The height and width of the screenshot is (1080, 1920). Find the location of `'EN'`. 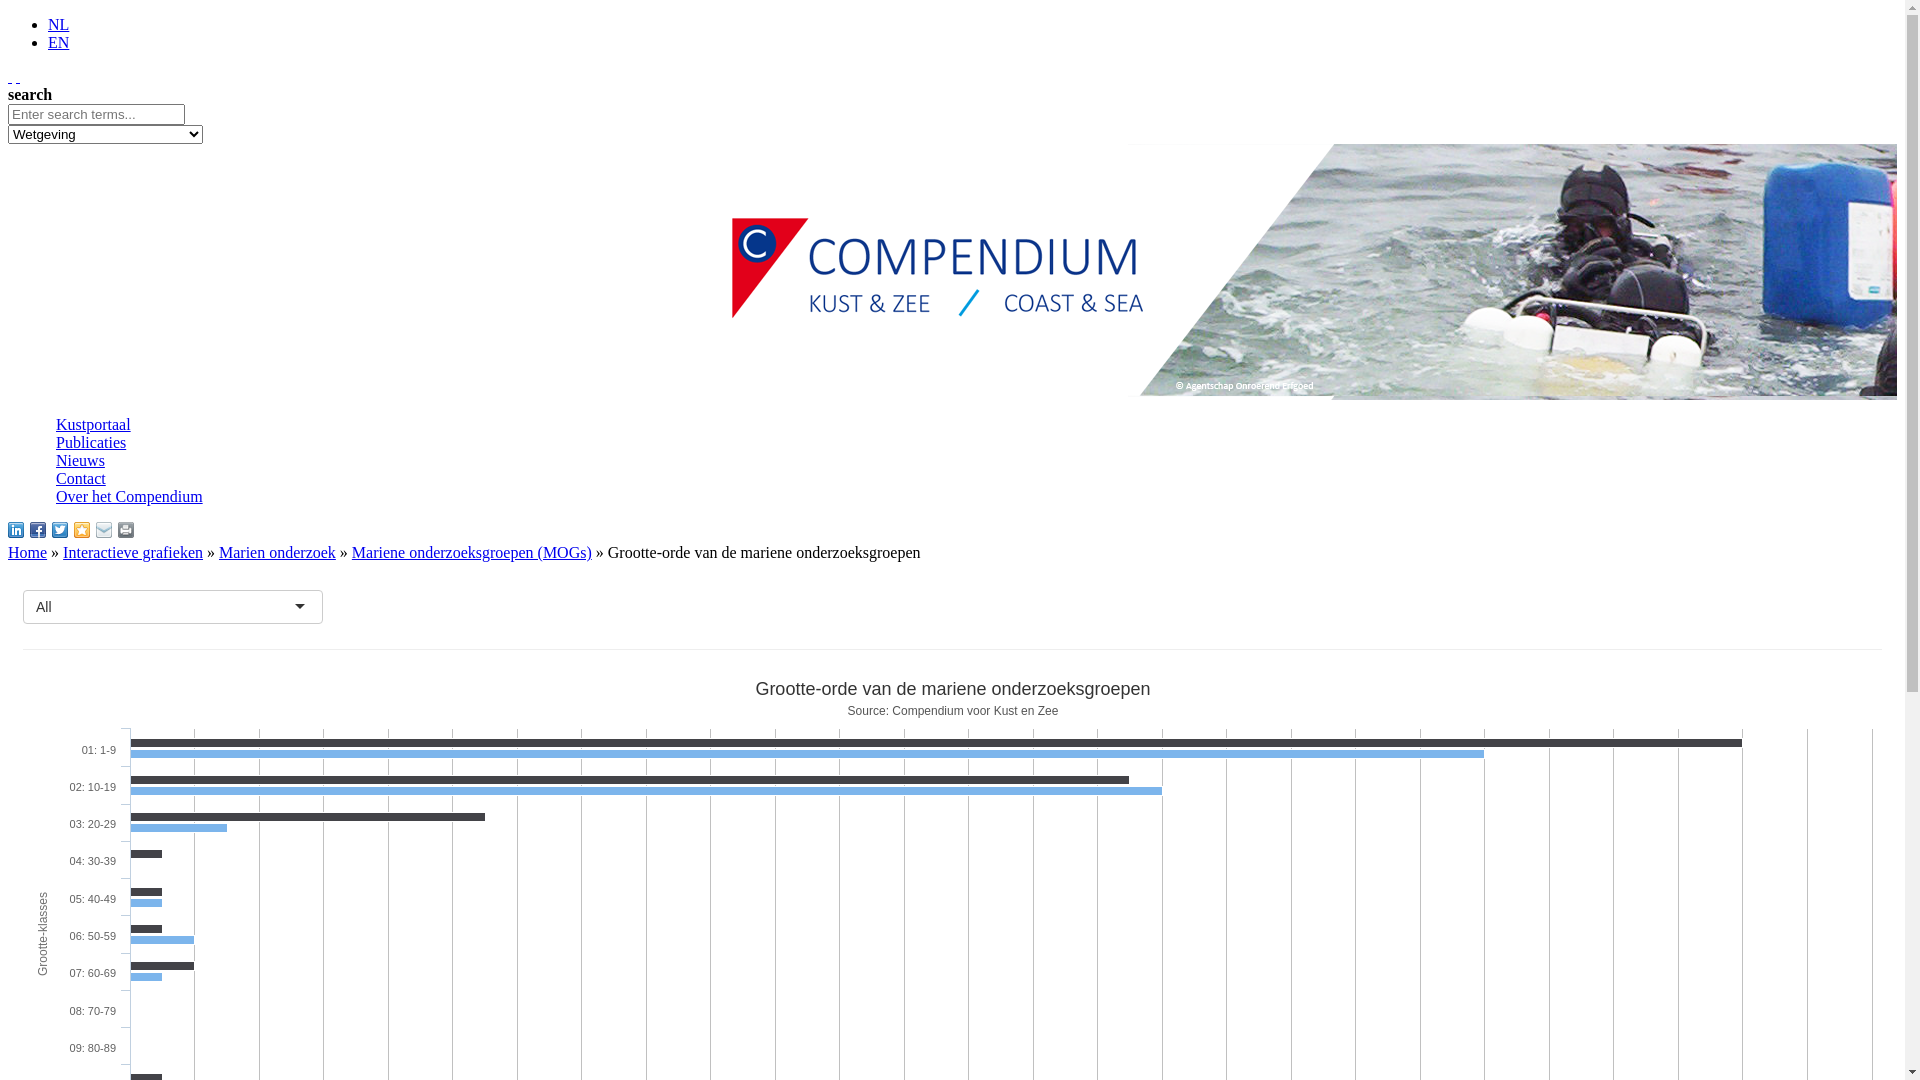

'EN' is located at coordinates (58, 42).